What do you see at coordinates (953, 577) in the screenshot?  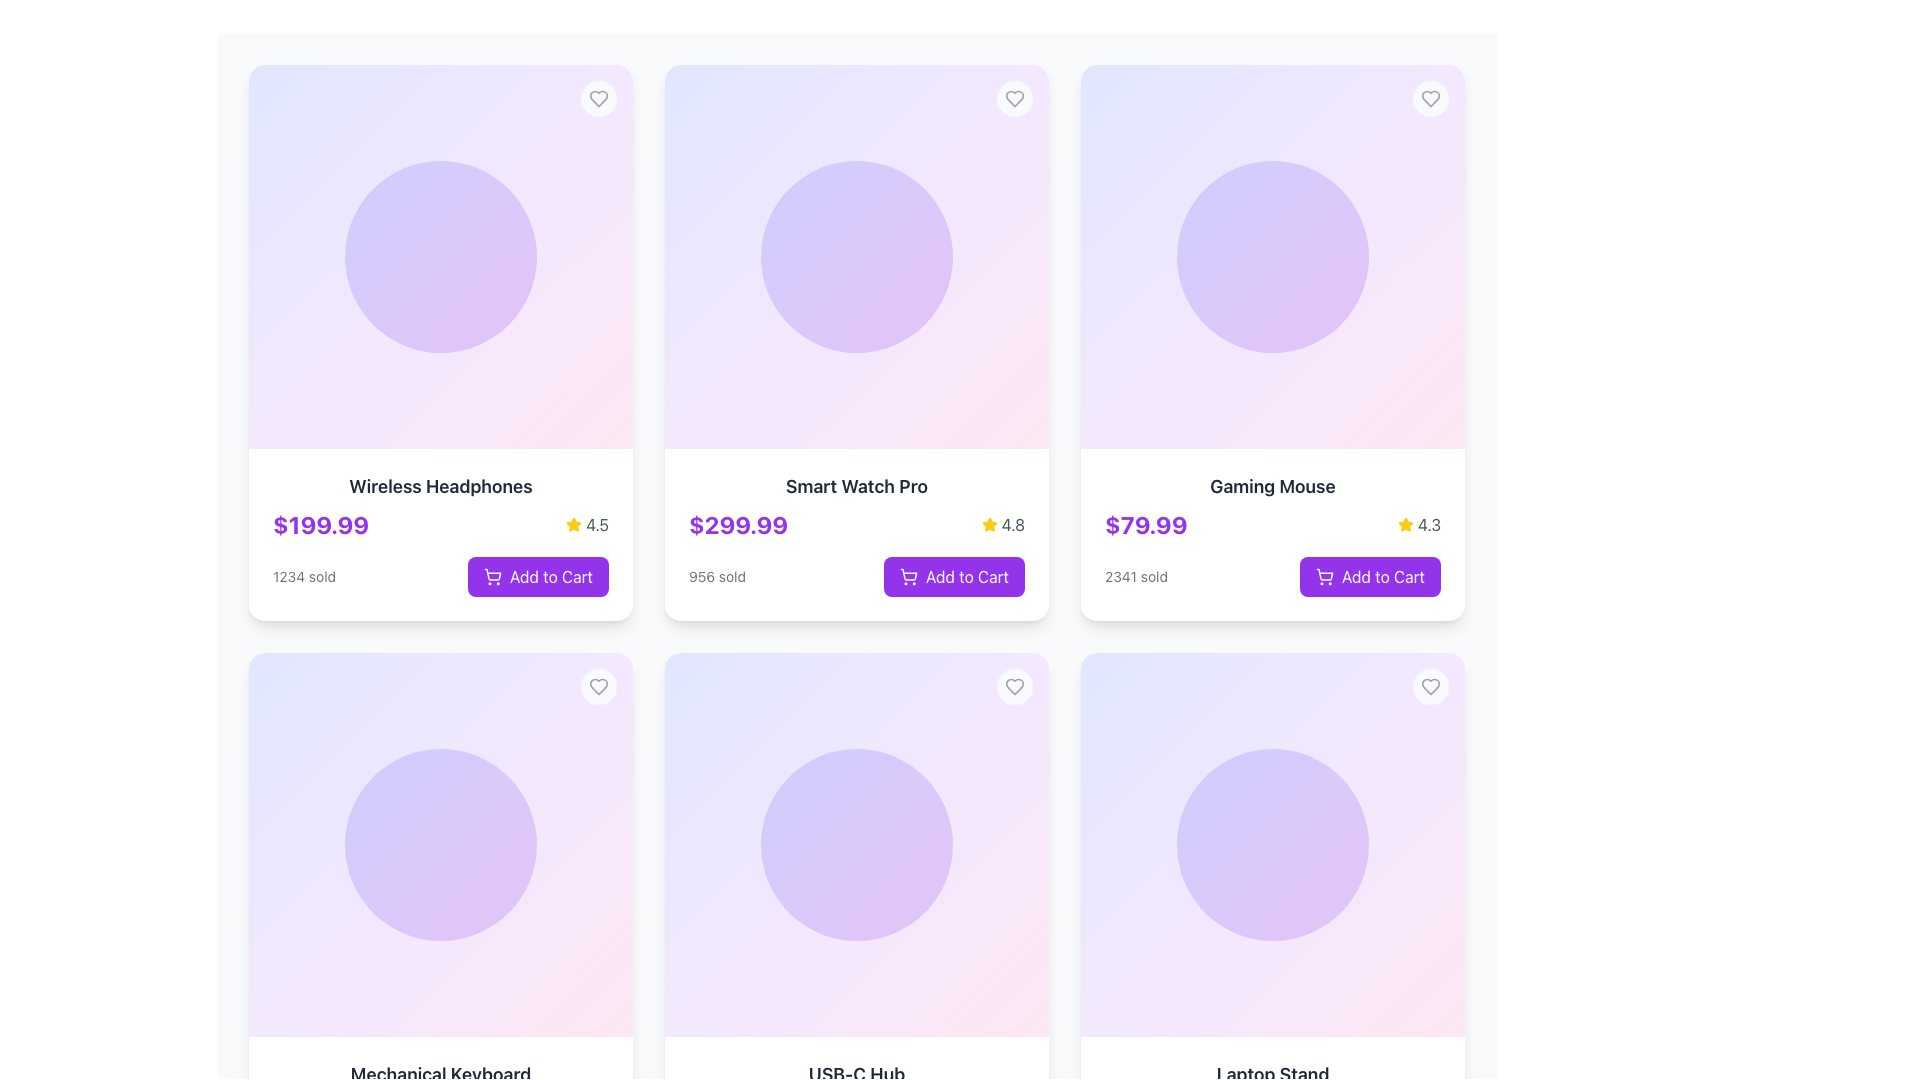 I see `the 'Add to Cart' button with a purple background and shopping cart icon located at the bottom-right corner of the product card for 'Smart Watch Pro'` at bounding box center [953, 577].